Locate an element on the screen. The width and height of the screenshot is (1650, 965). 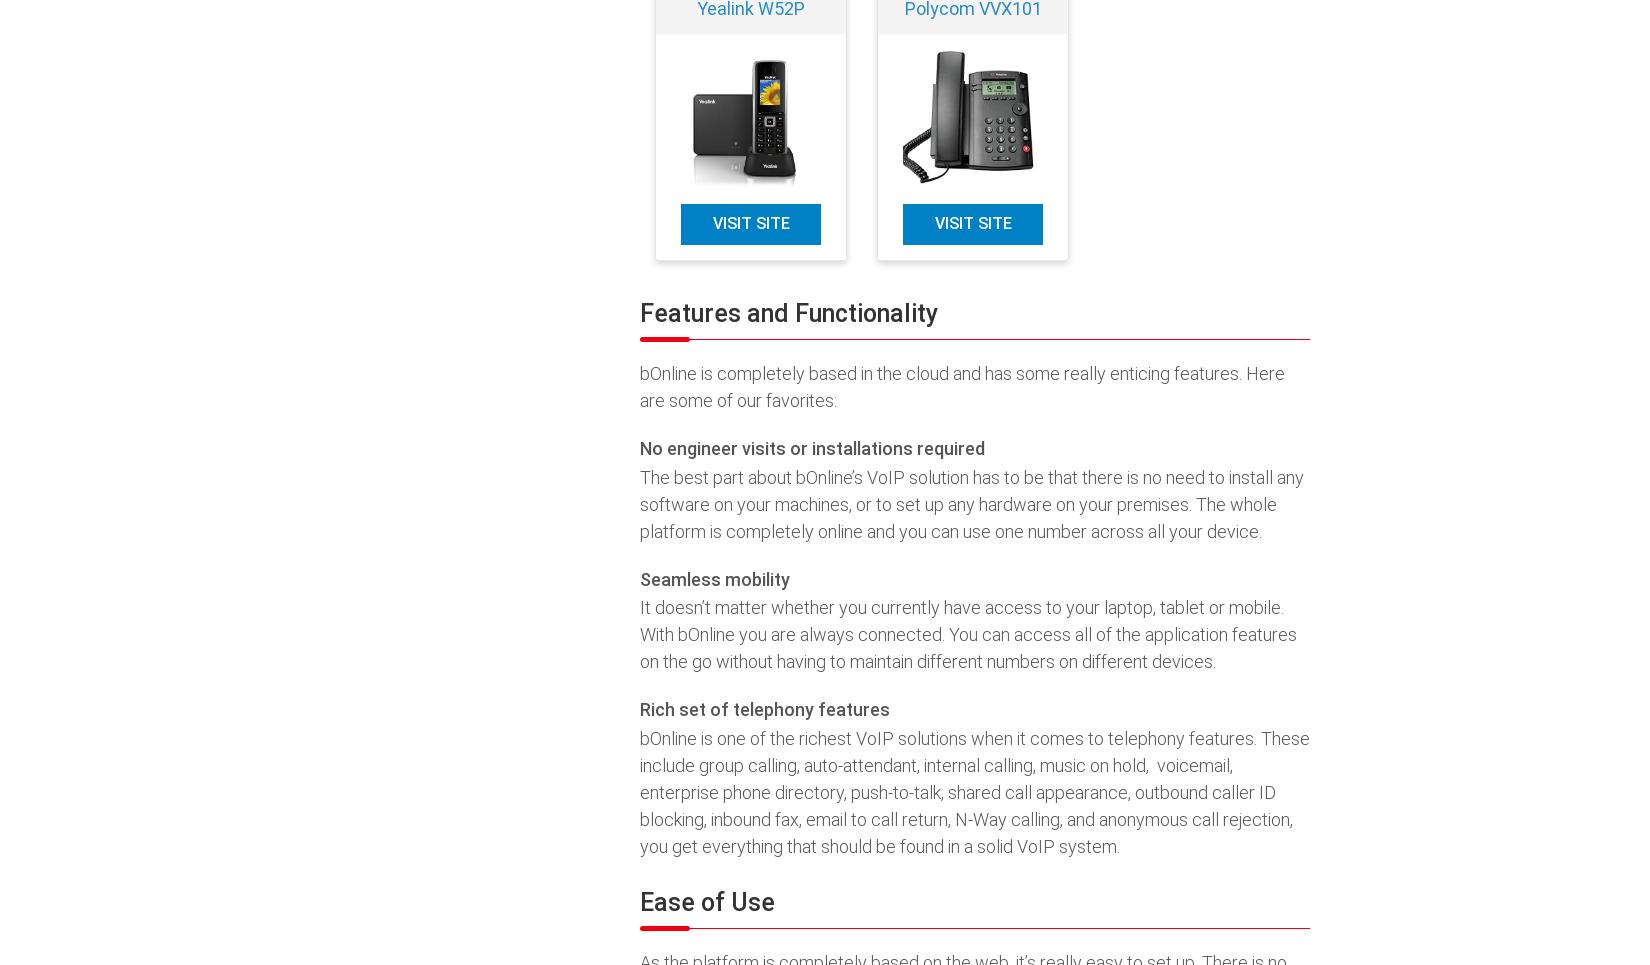
'Seamless mobility' is located at coordinates (713, 578).